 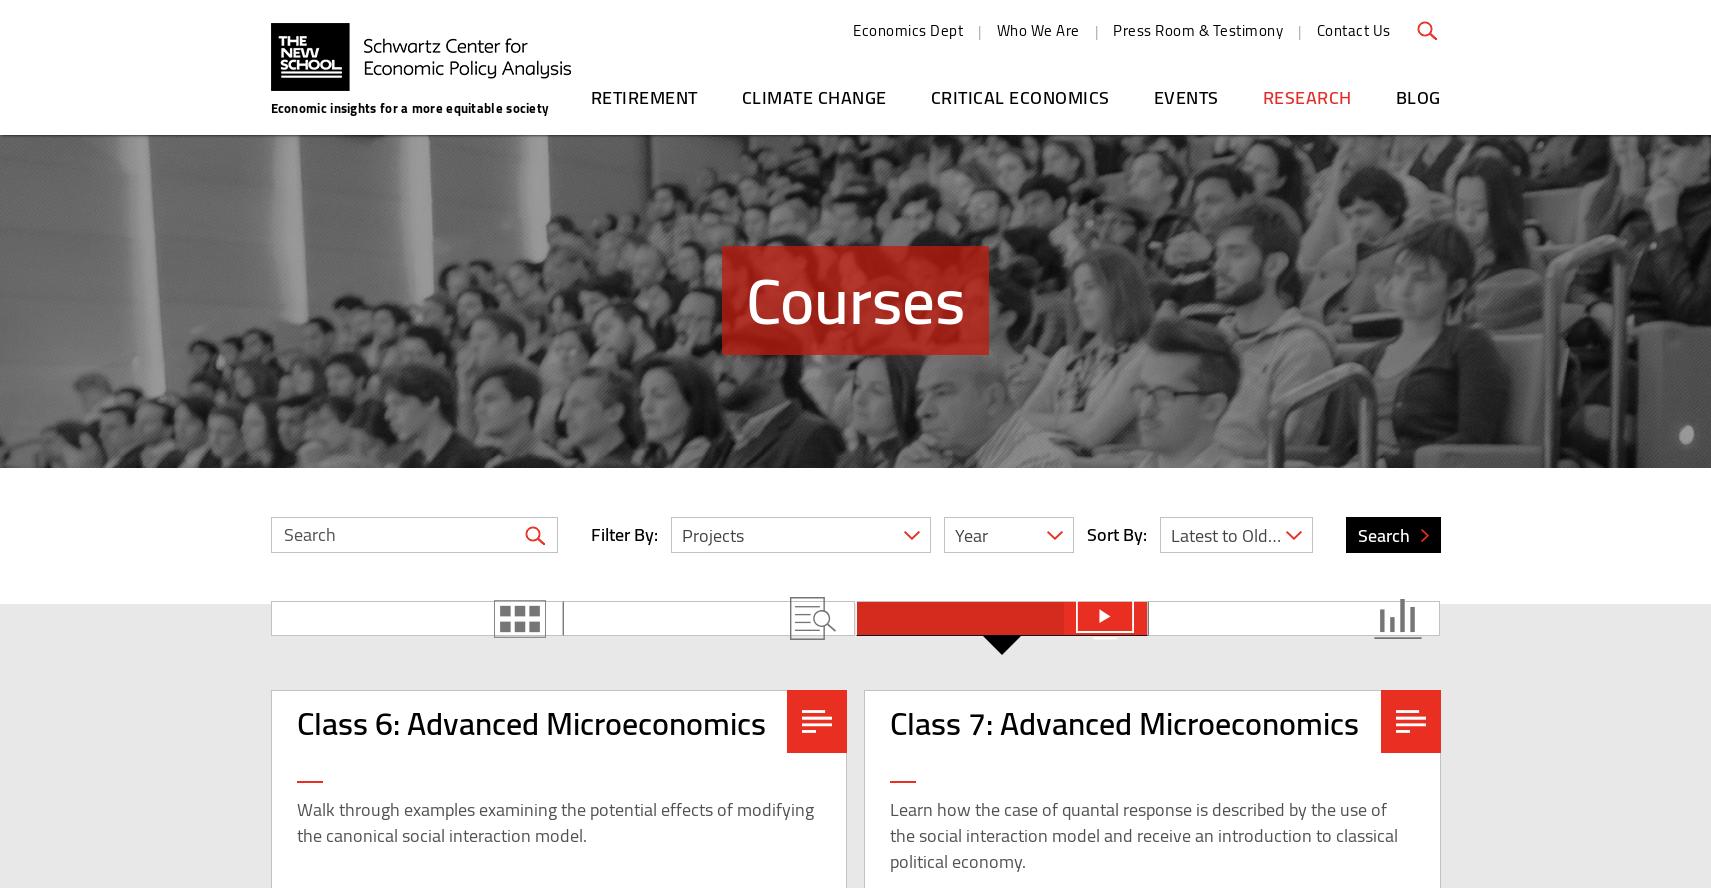 I want to click on 'Class 6: Advanced Microeconomics', so click(x=530, y=755).